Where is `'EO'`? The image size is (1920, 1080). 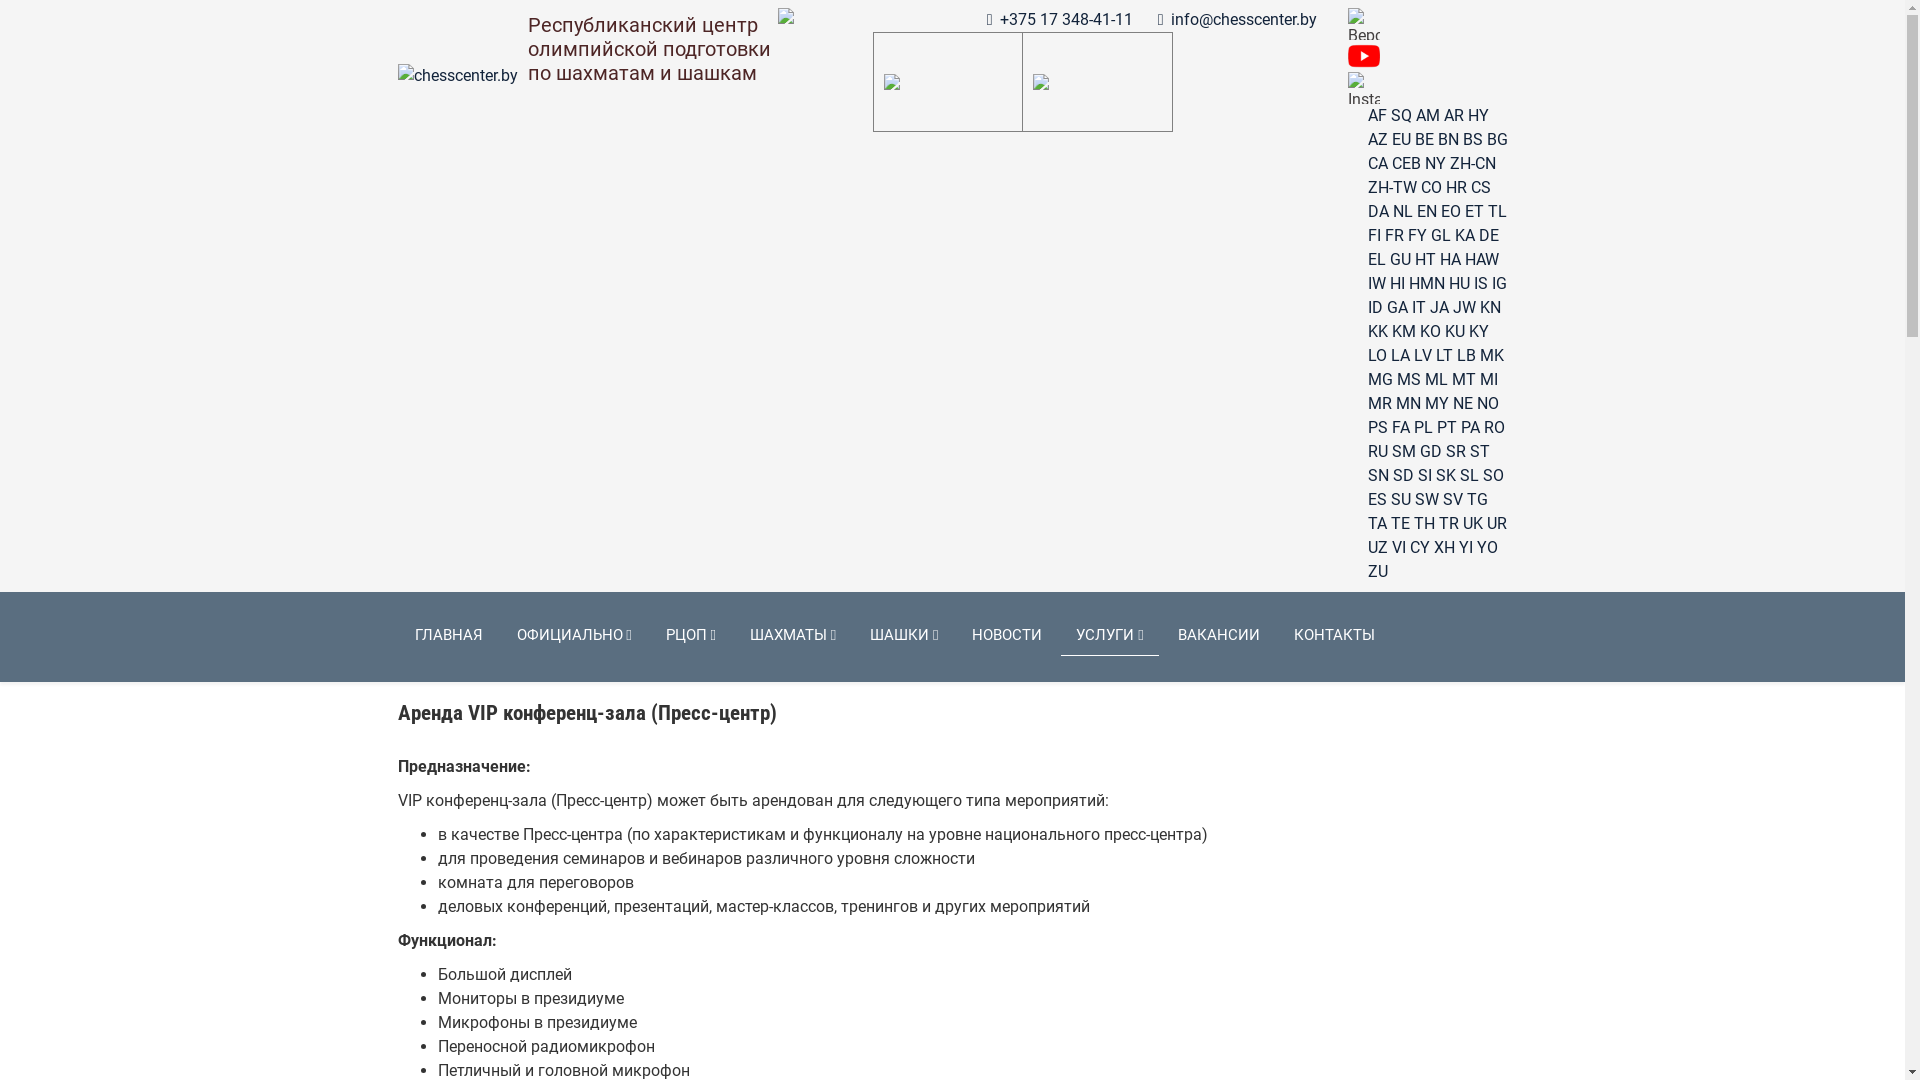
'EO' is located at coordinates (1449, 211).